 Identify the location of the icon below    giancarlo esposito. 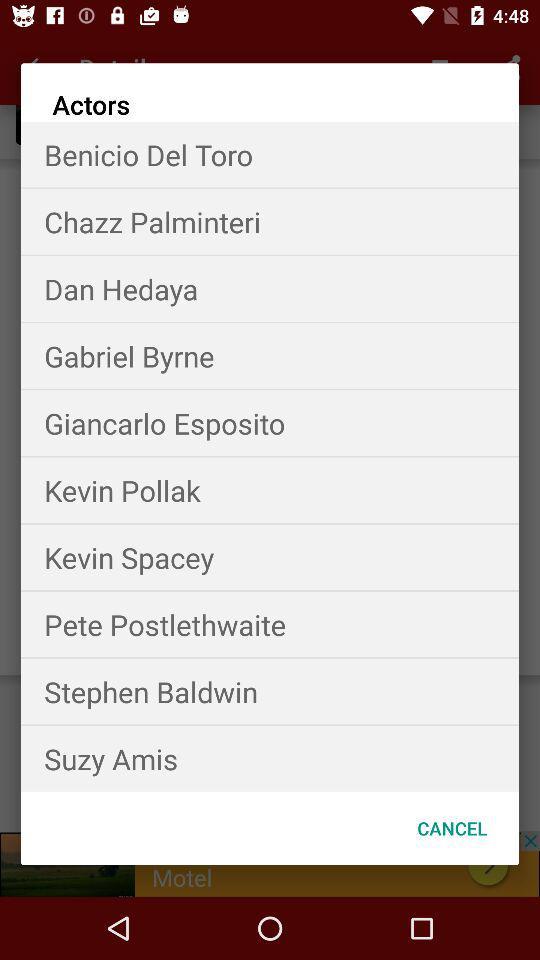
(270, 489).